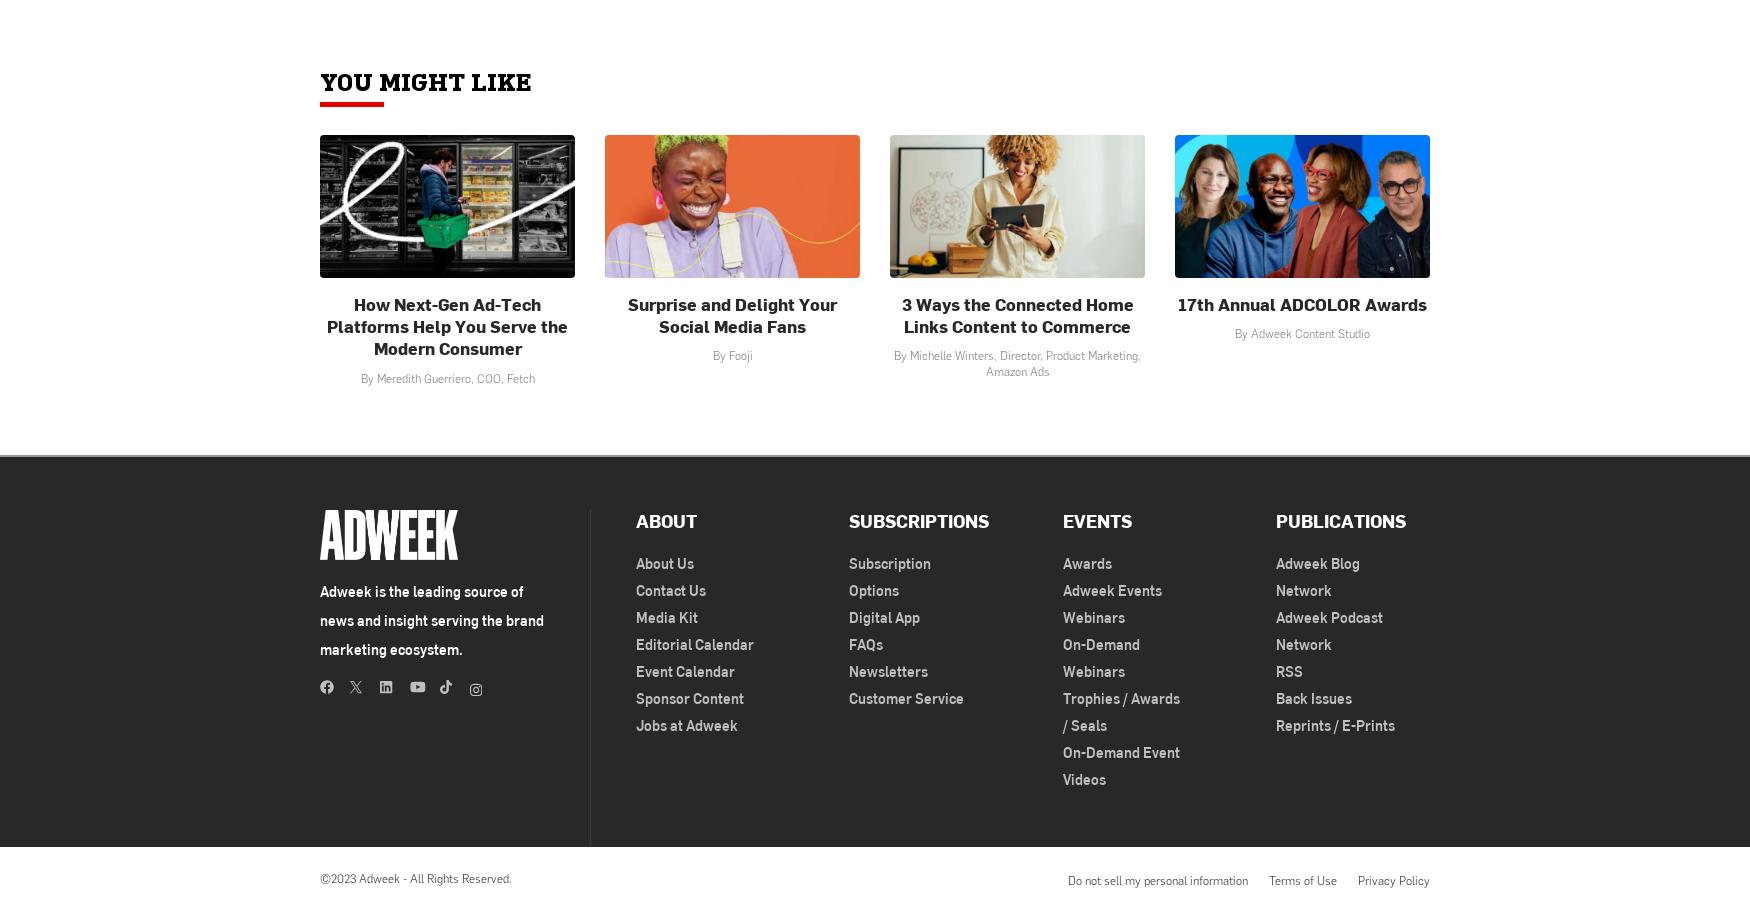 The width and height of the screenshot is (1750, 921). I want to click on 'How Next-Gen Ad-Tech Platforms Help You Serve the Modern Consumer', so click(447, 326).